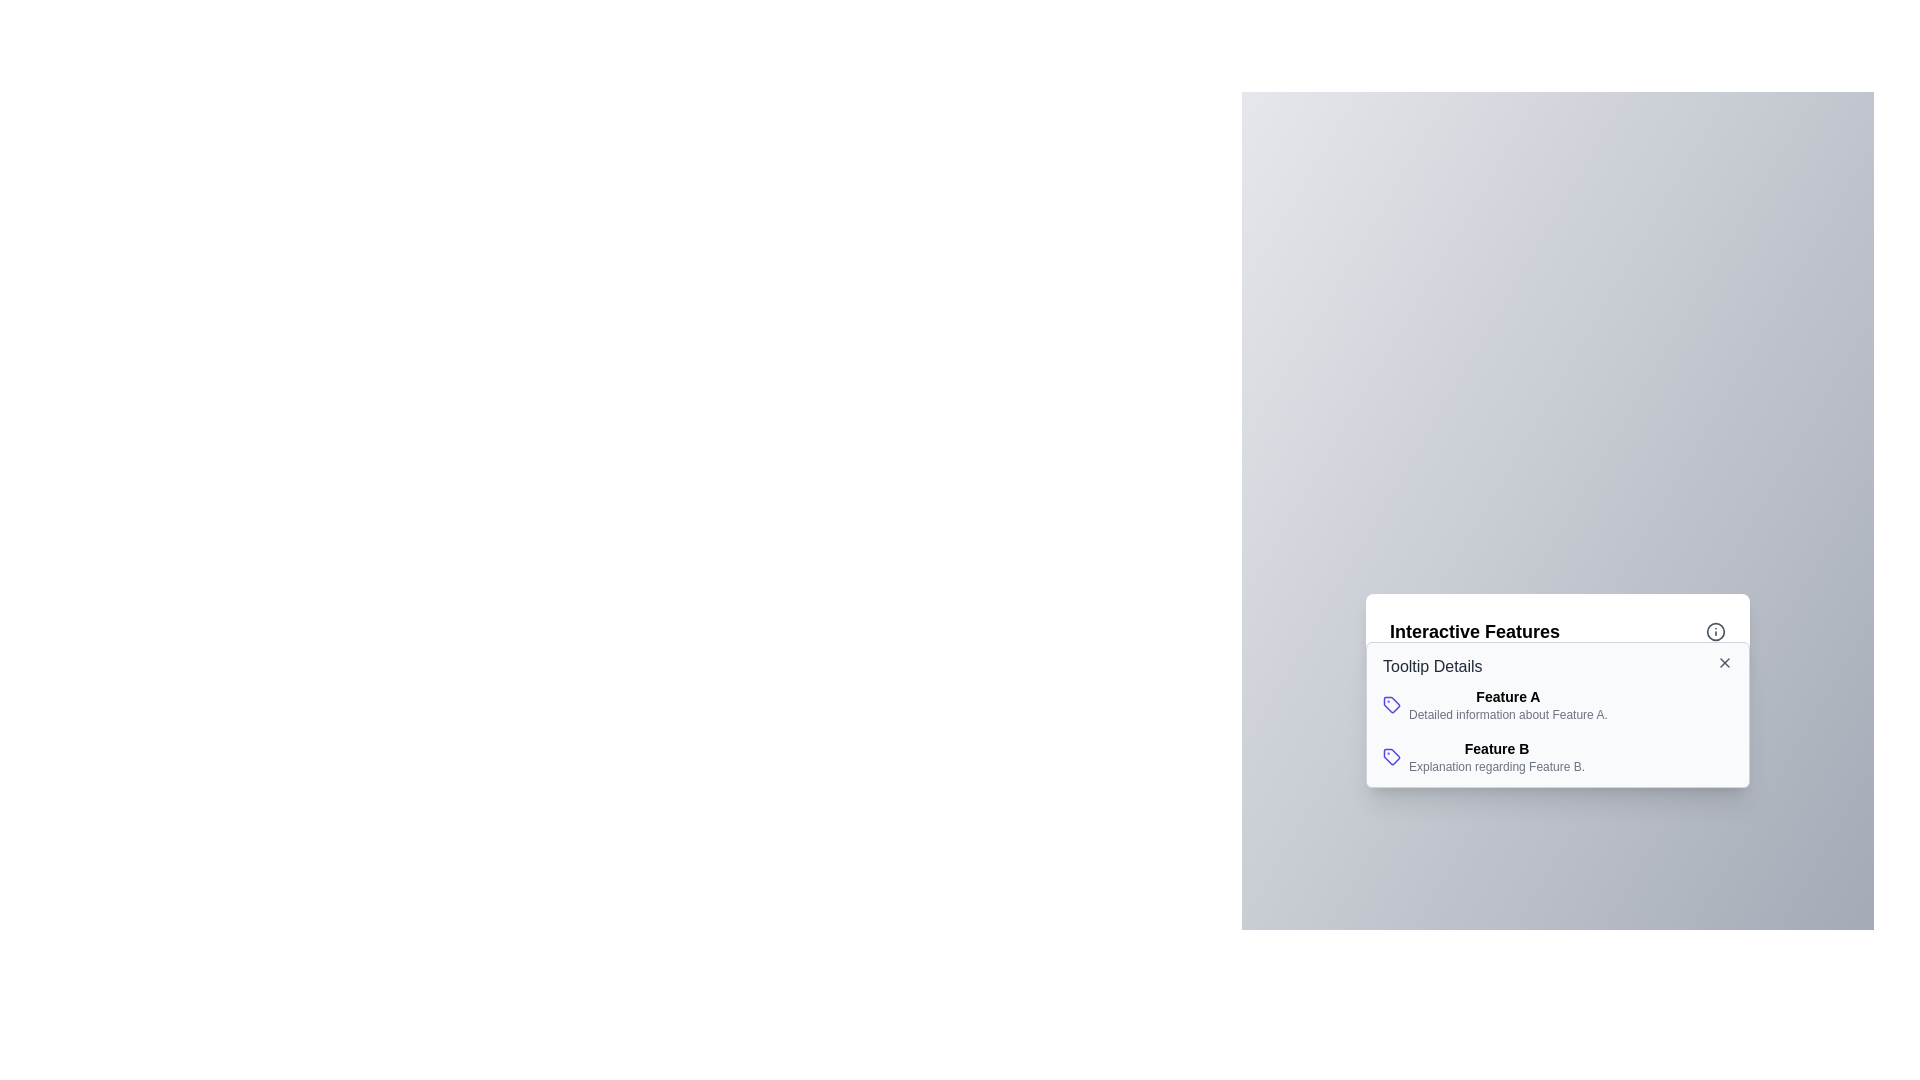 This screenshot has width=1920, height=1080. What do you see at coordinates (1431, 667) in the screenshot?
I see `text of the Text Label located at the top-left of the 'Interactive Features' panel, which serves as a header or label` at bounding box center [1431, 667].